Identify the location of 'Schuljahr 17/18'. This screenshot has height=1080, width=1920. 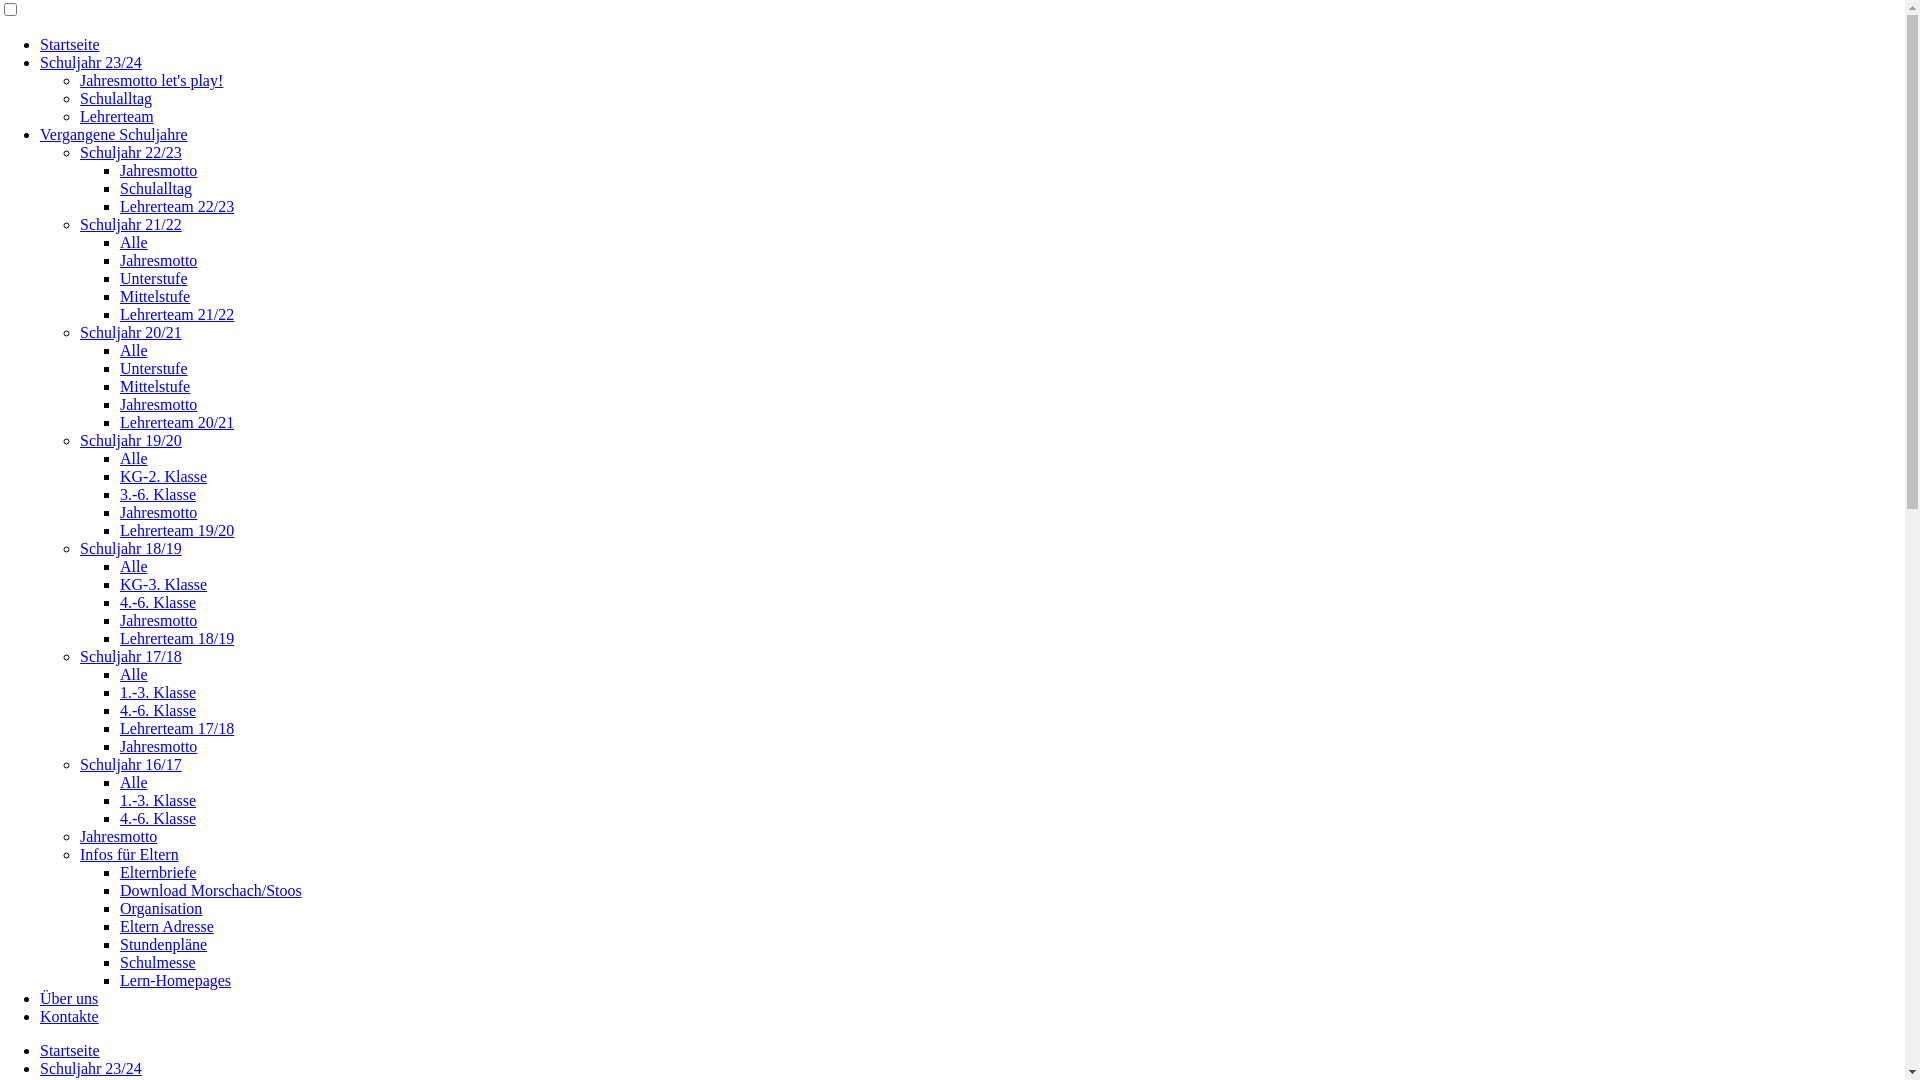
(129, 656).